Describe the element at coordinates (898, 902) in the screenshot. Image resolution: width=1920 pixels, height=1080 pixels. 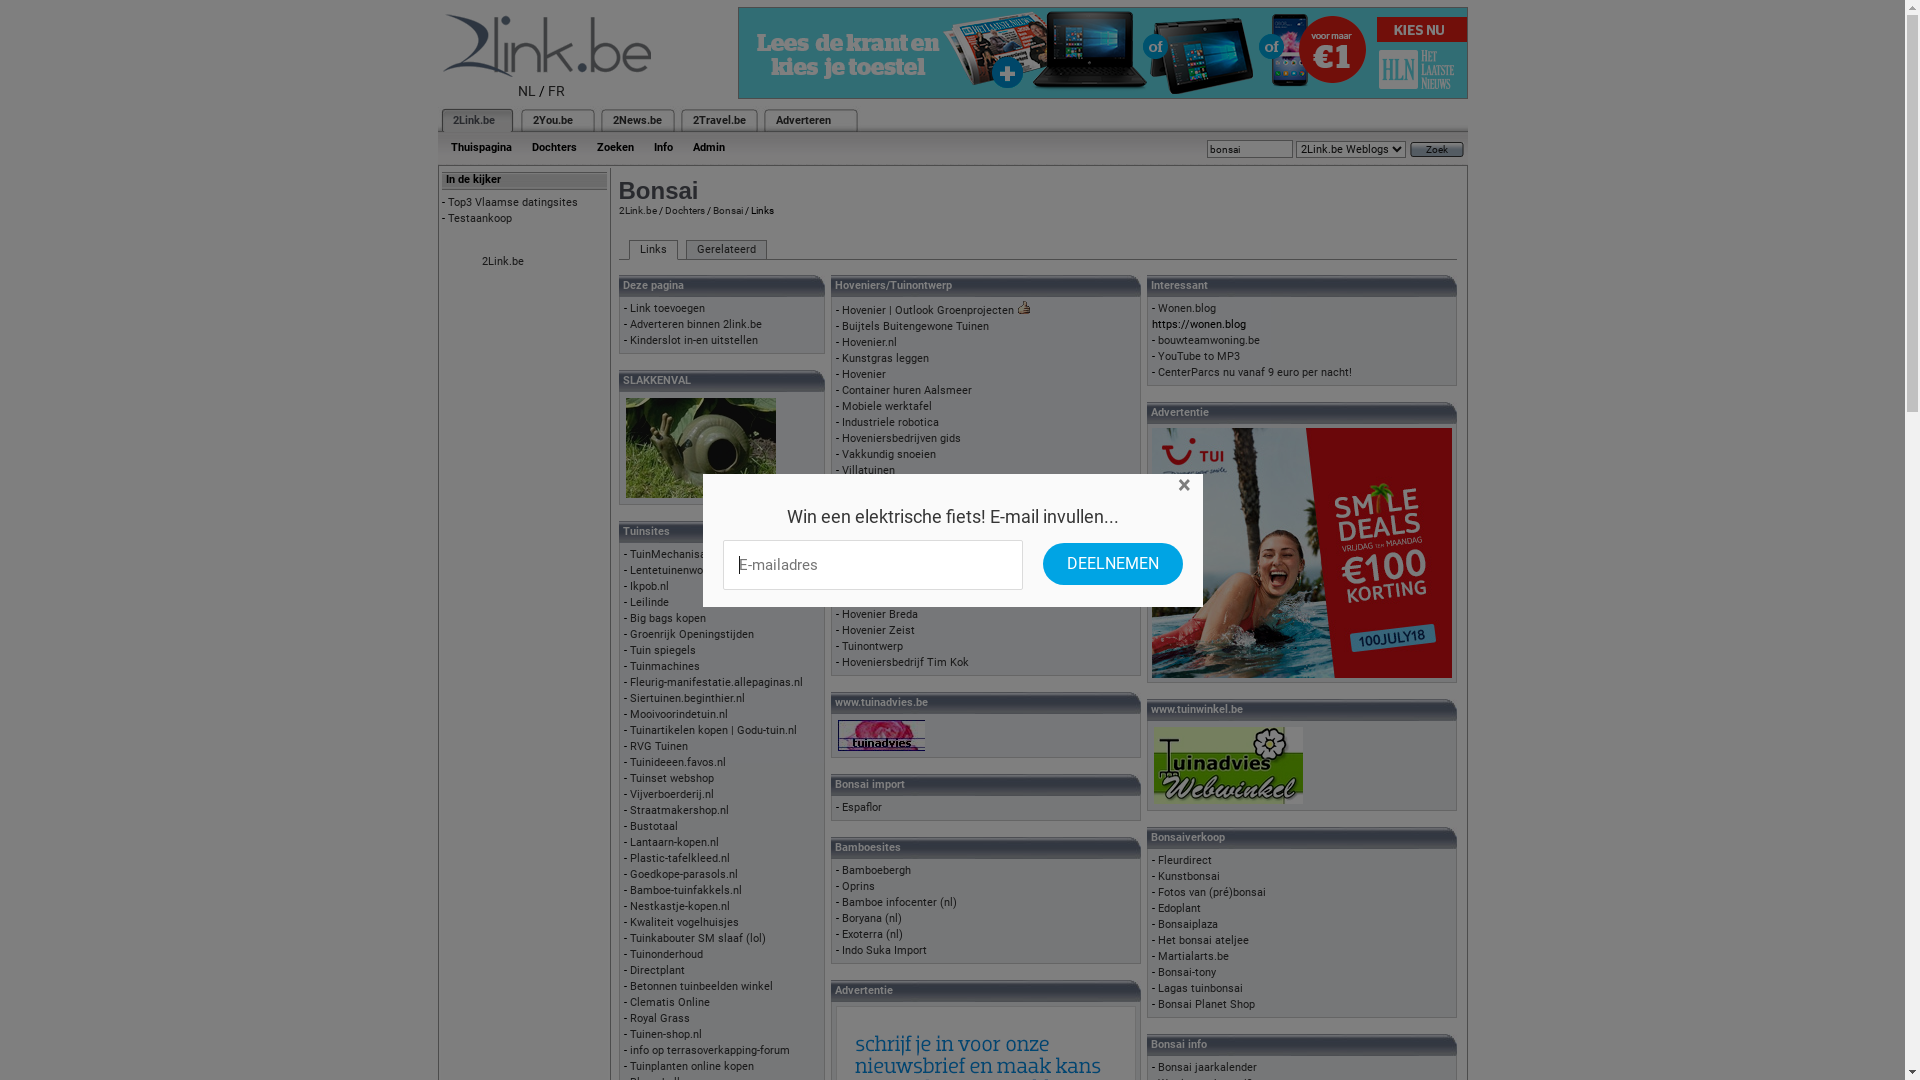
I see `'Bamboe infocenter (nl)'` at that location.